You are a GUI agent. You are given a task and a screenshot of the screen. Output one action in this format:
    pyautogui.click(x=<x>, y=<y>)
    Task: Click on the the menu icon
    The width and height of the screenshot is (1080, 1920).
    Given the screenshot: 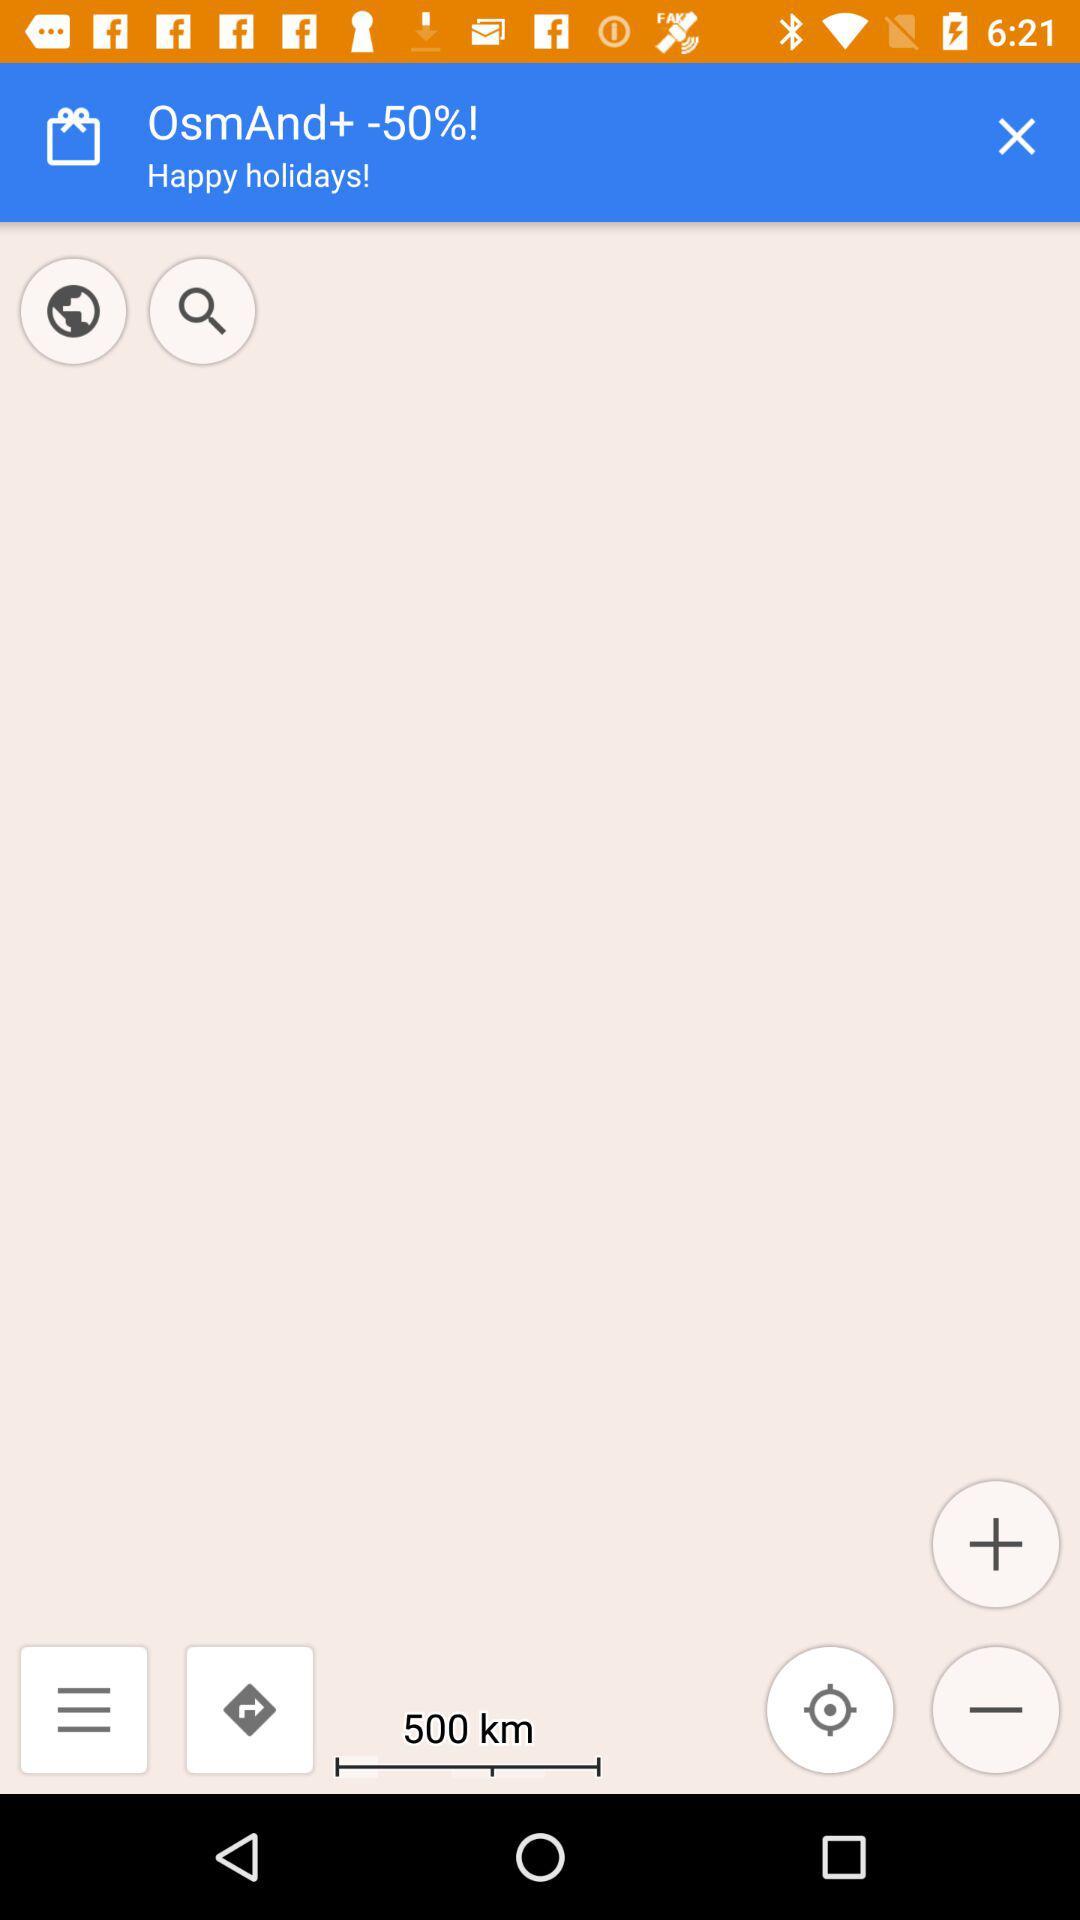 What is the action you would take?
    pyautogui.click(x=83, y=1708)
    